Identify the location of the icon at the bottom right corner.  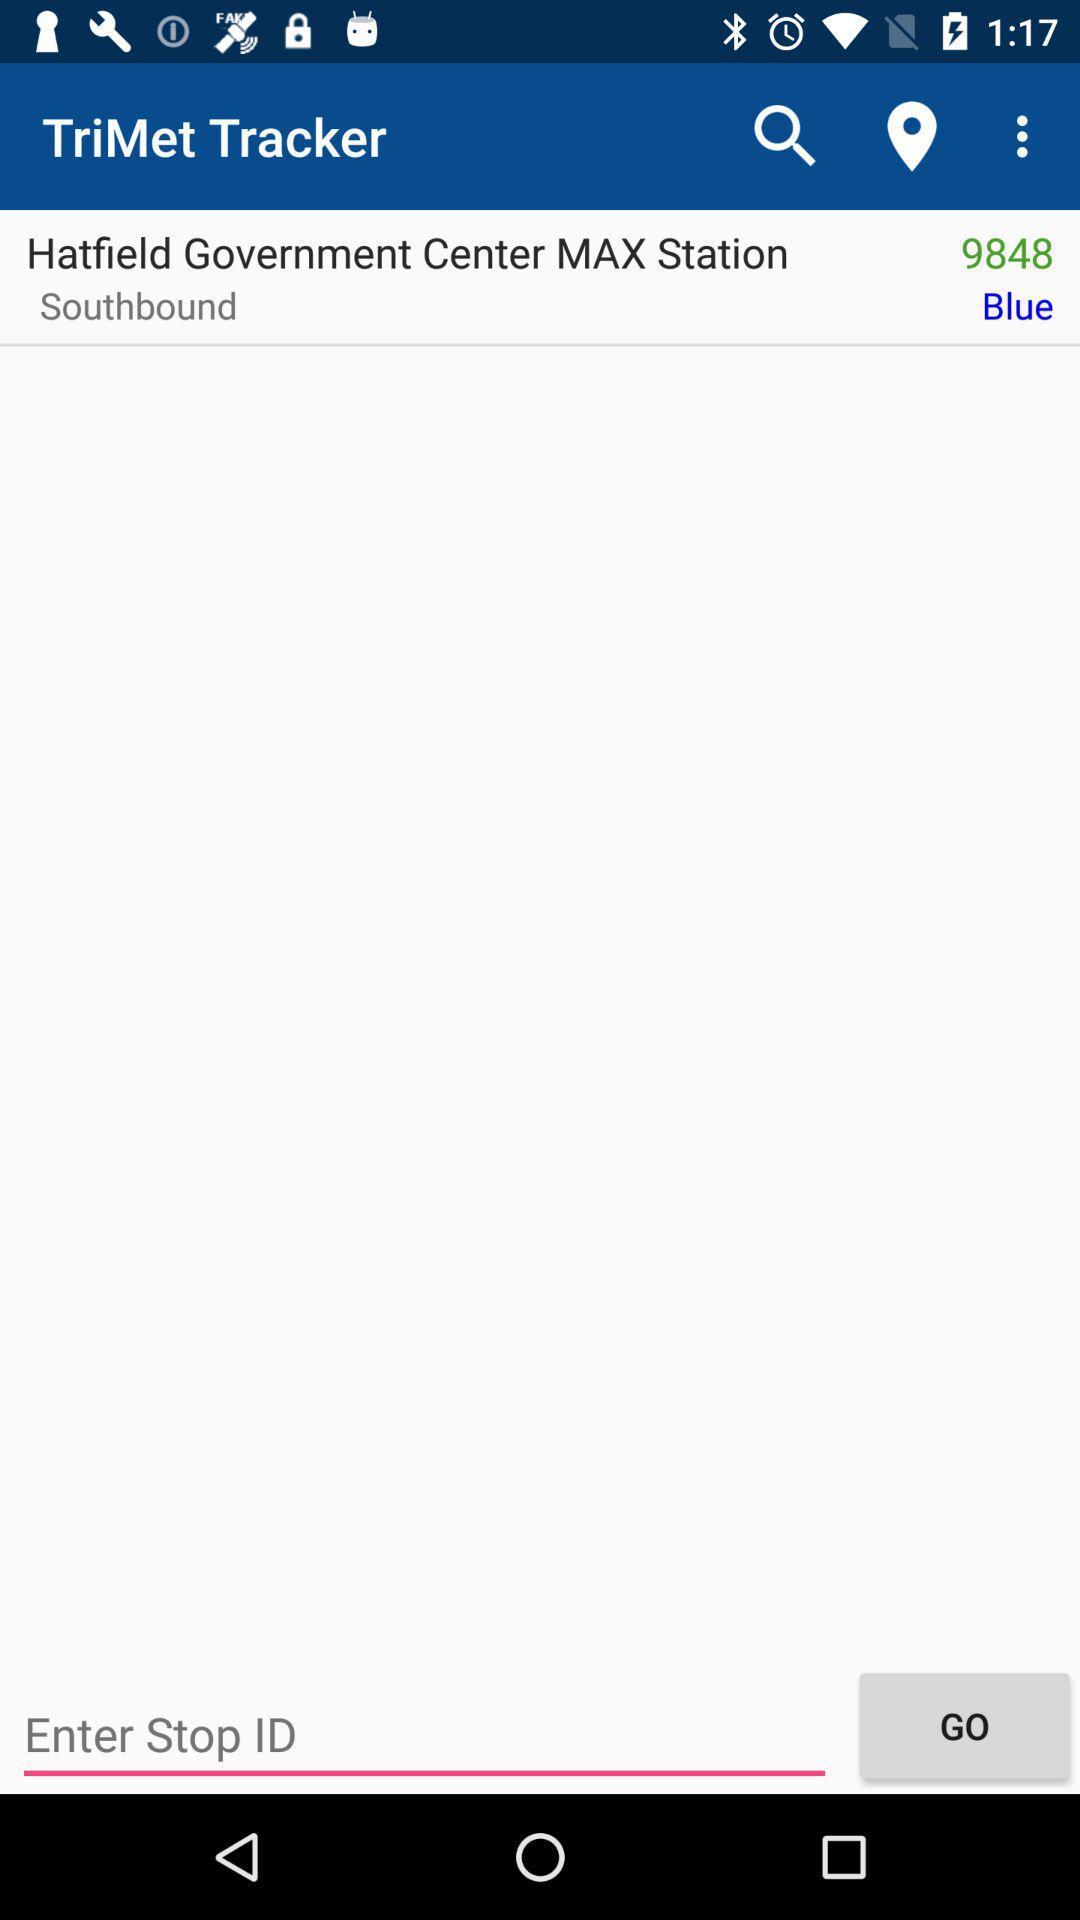
(963, 1724).